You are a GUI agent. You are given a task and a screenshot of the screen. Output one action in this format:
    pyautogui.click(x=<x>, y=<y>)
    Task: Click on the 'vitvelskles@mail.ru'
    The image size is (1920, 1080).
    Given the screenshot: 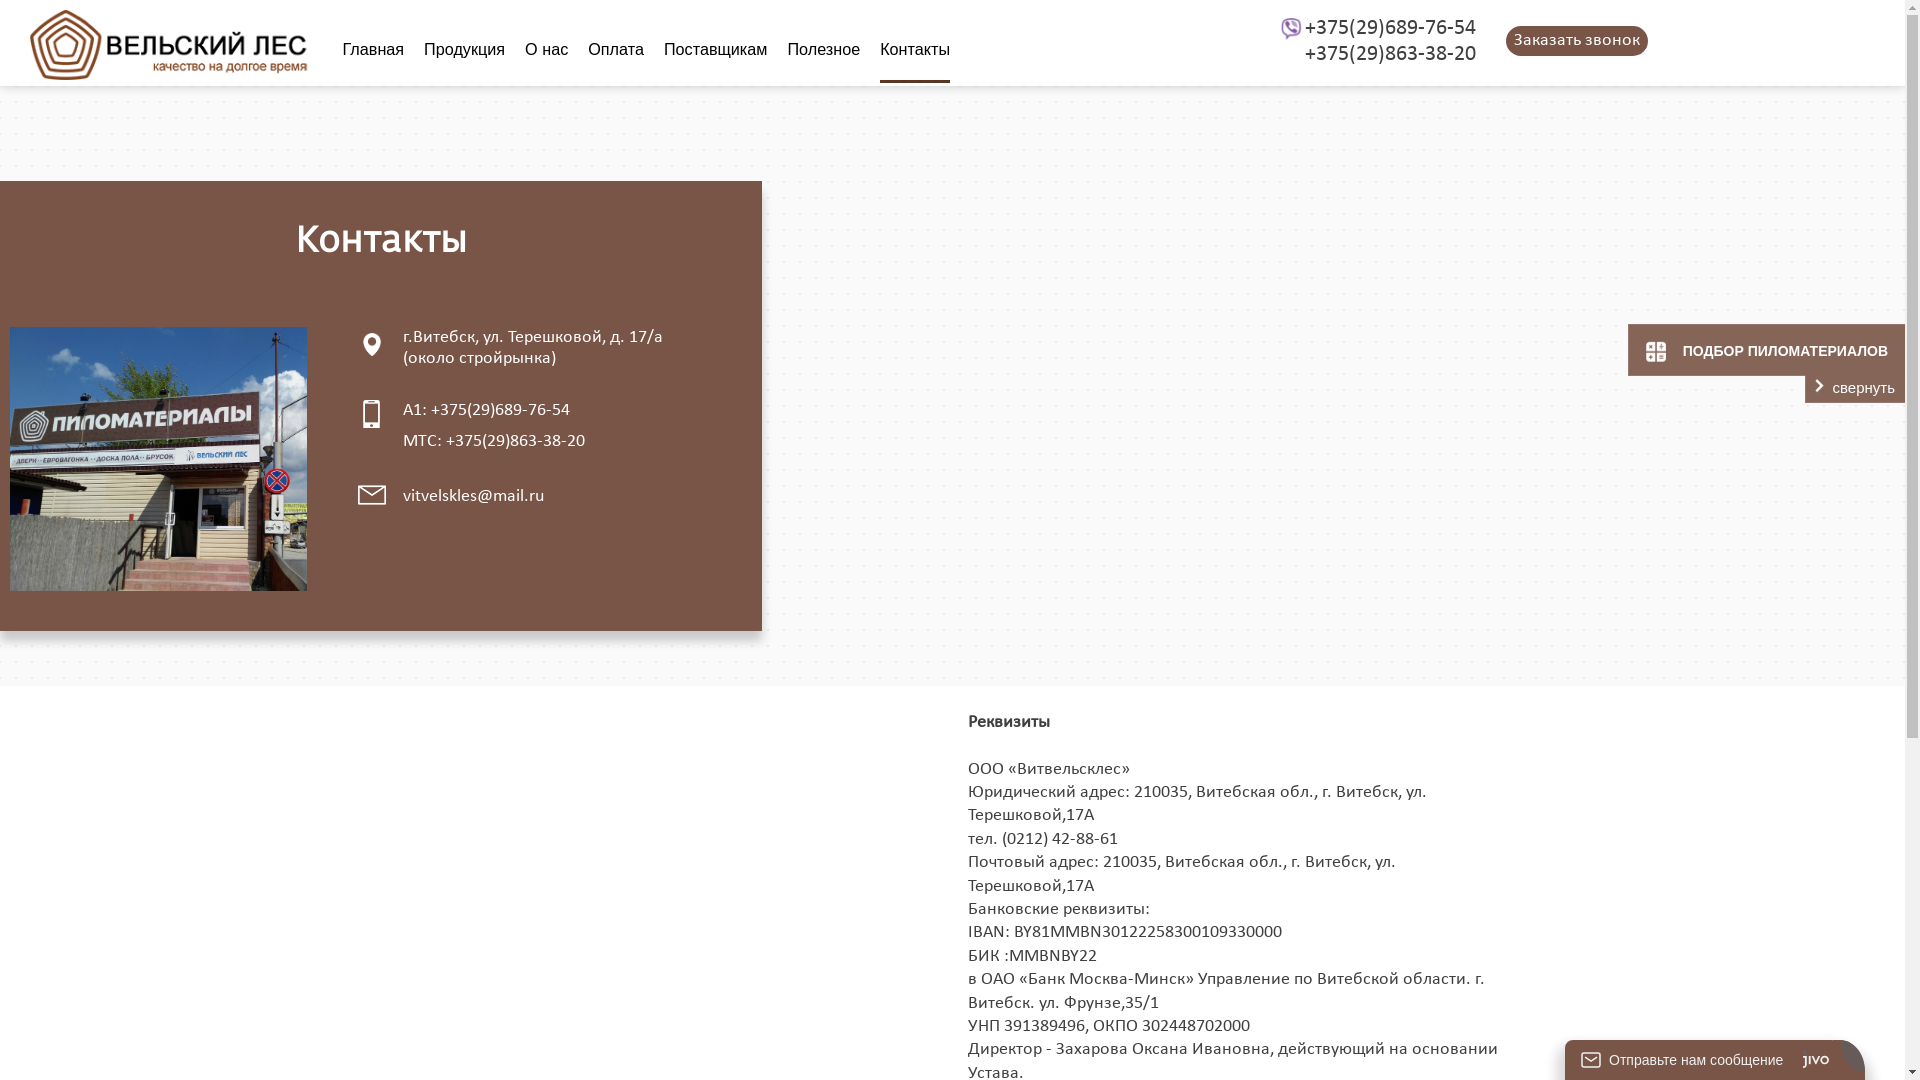 What is the action you would take?
    pyautogui.click(x=402, y=495)
    